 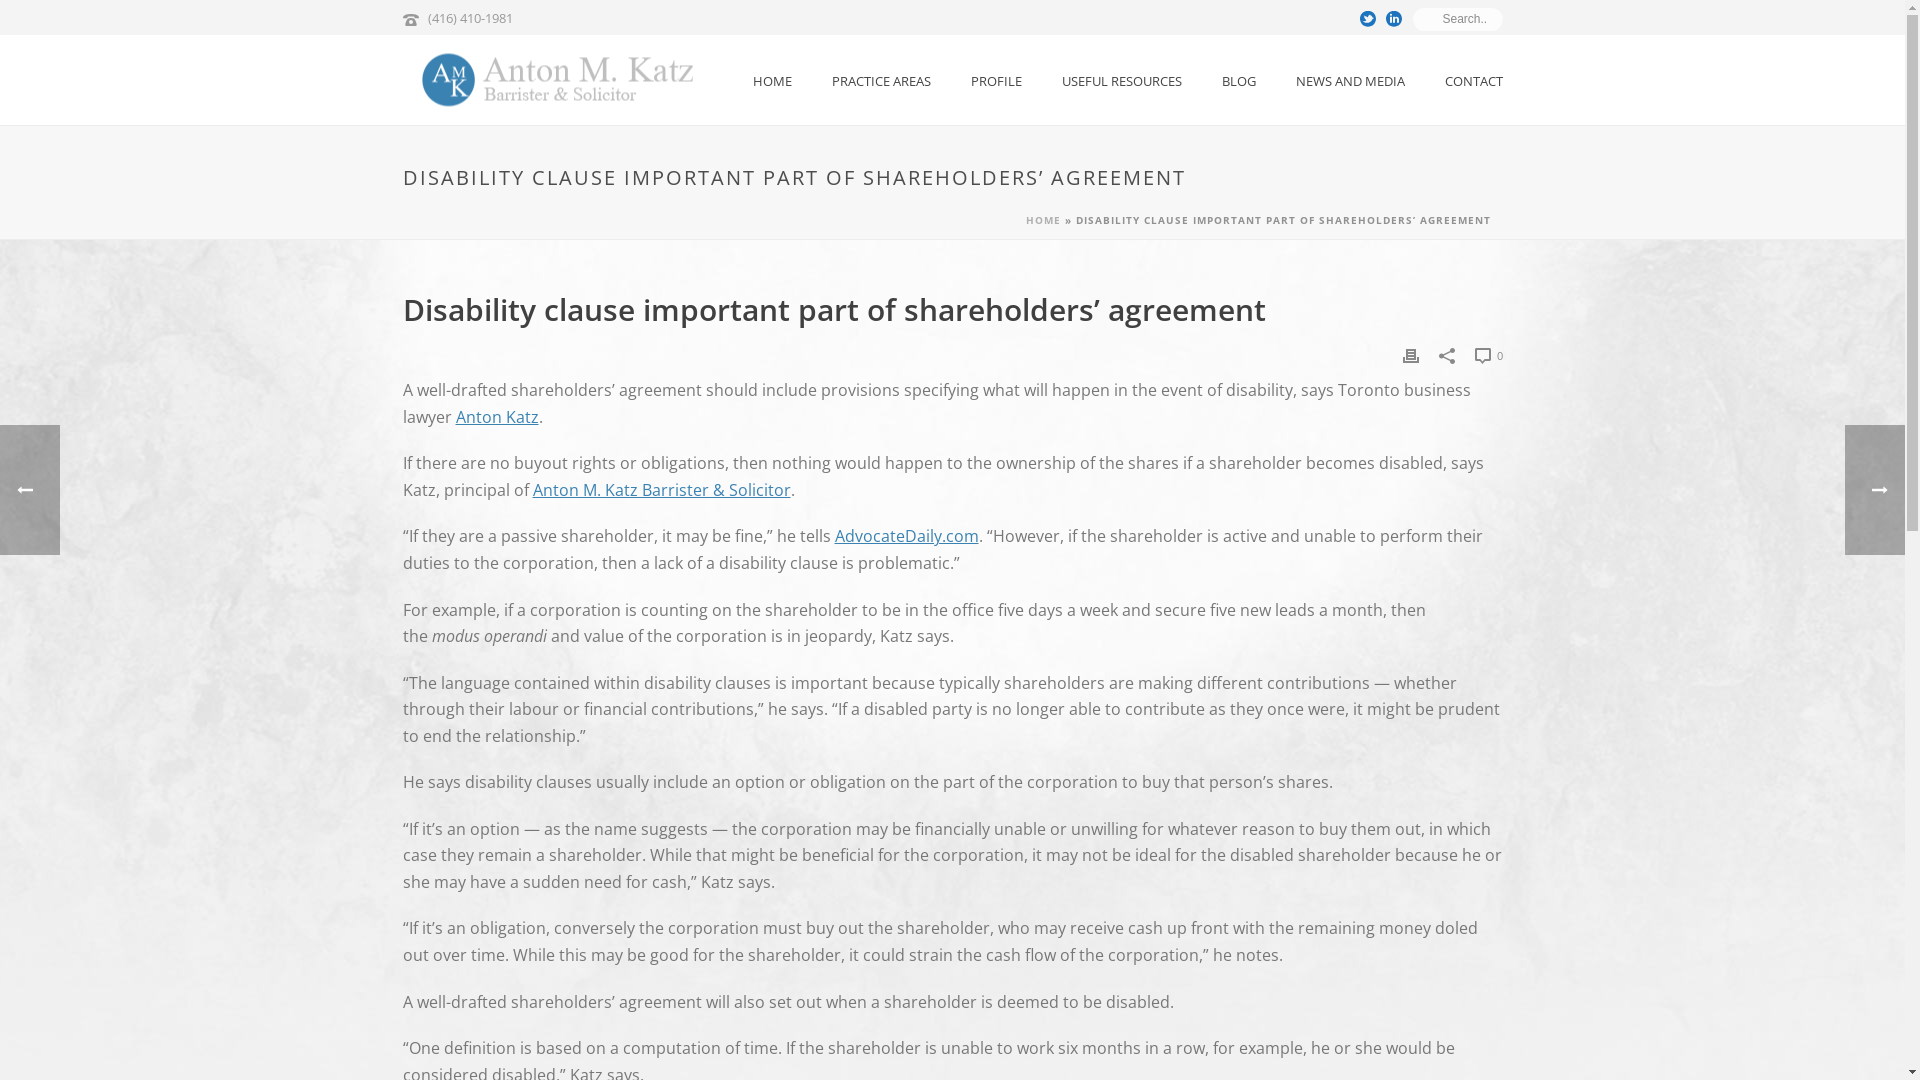 I want to click on 'AdvocateDaily.com', so click(x=905, y=535).